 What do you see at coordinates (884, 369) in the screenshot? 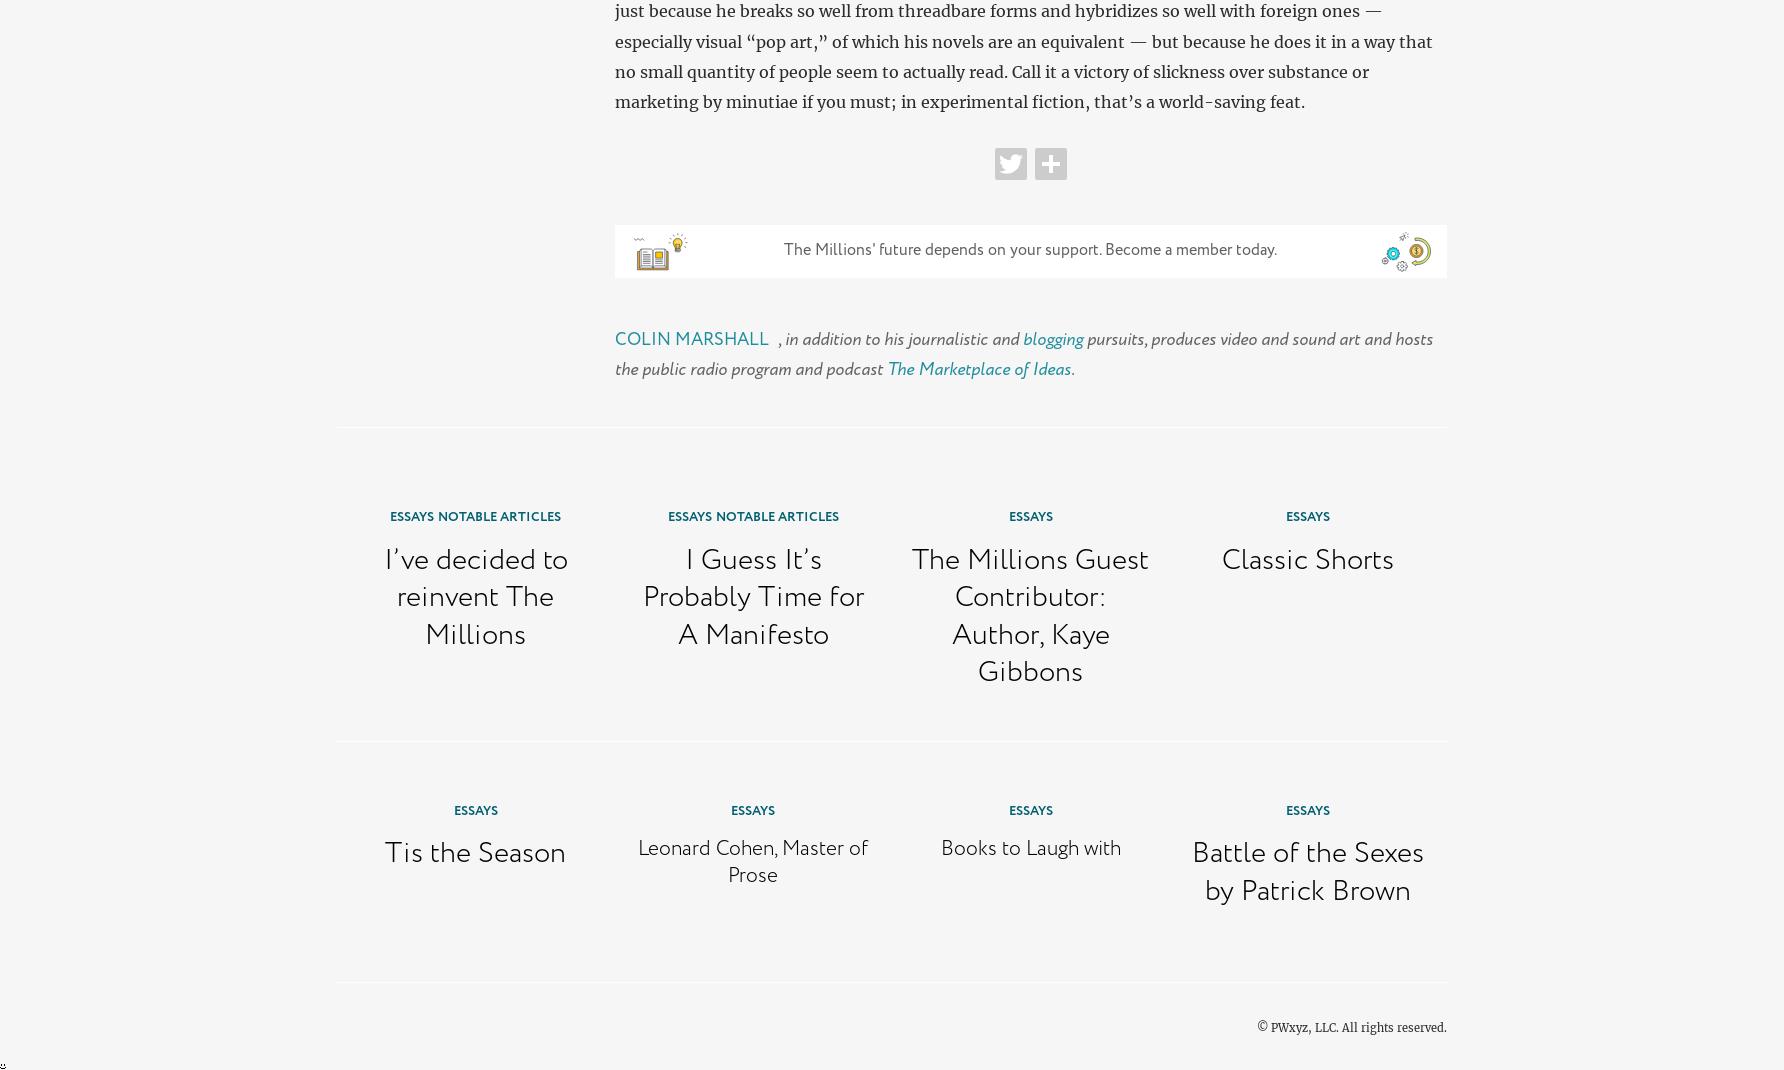
I see `'The Marketplace of Ideas'` at bounding box center [884, 369].